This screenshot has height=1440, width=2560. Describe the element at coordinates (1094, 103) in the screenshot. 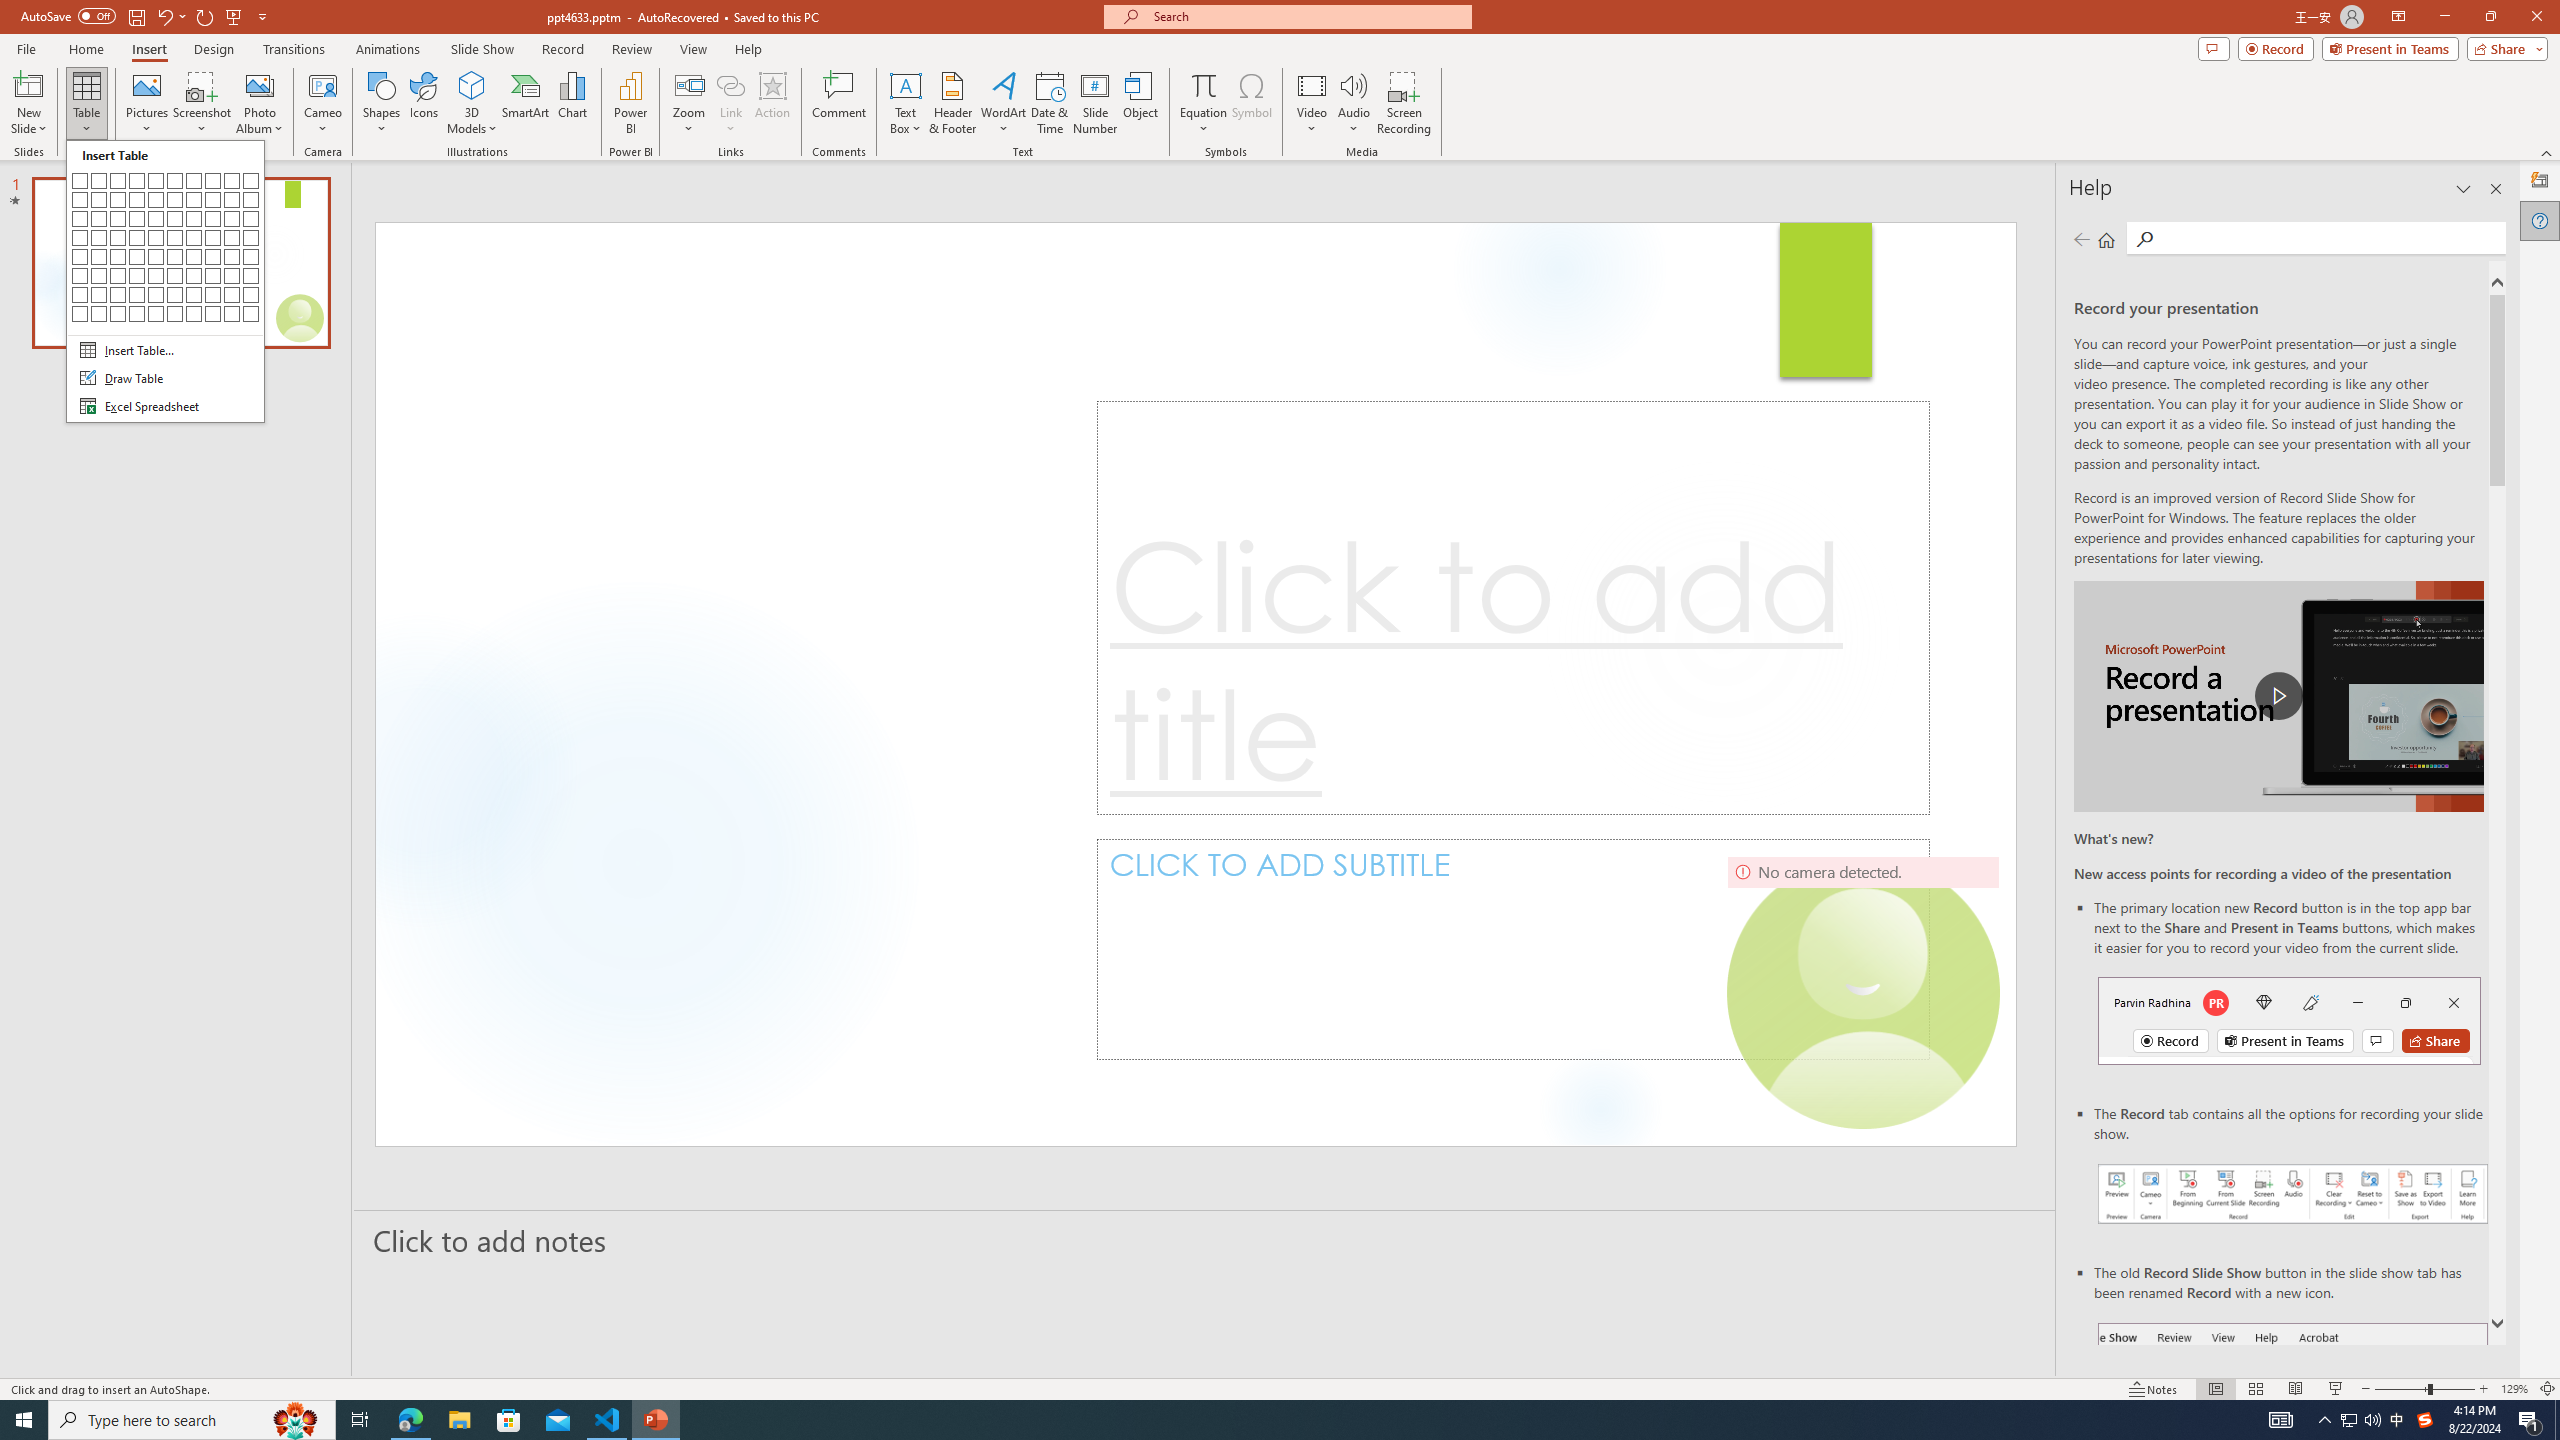

I see `'Slide Number'` at that location.